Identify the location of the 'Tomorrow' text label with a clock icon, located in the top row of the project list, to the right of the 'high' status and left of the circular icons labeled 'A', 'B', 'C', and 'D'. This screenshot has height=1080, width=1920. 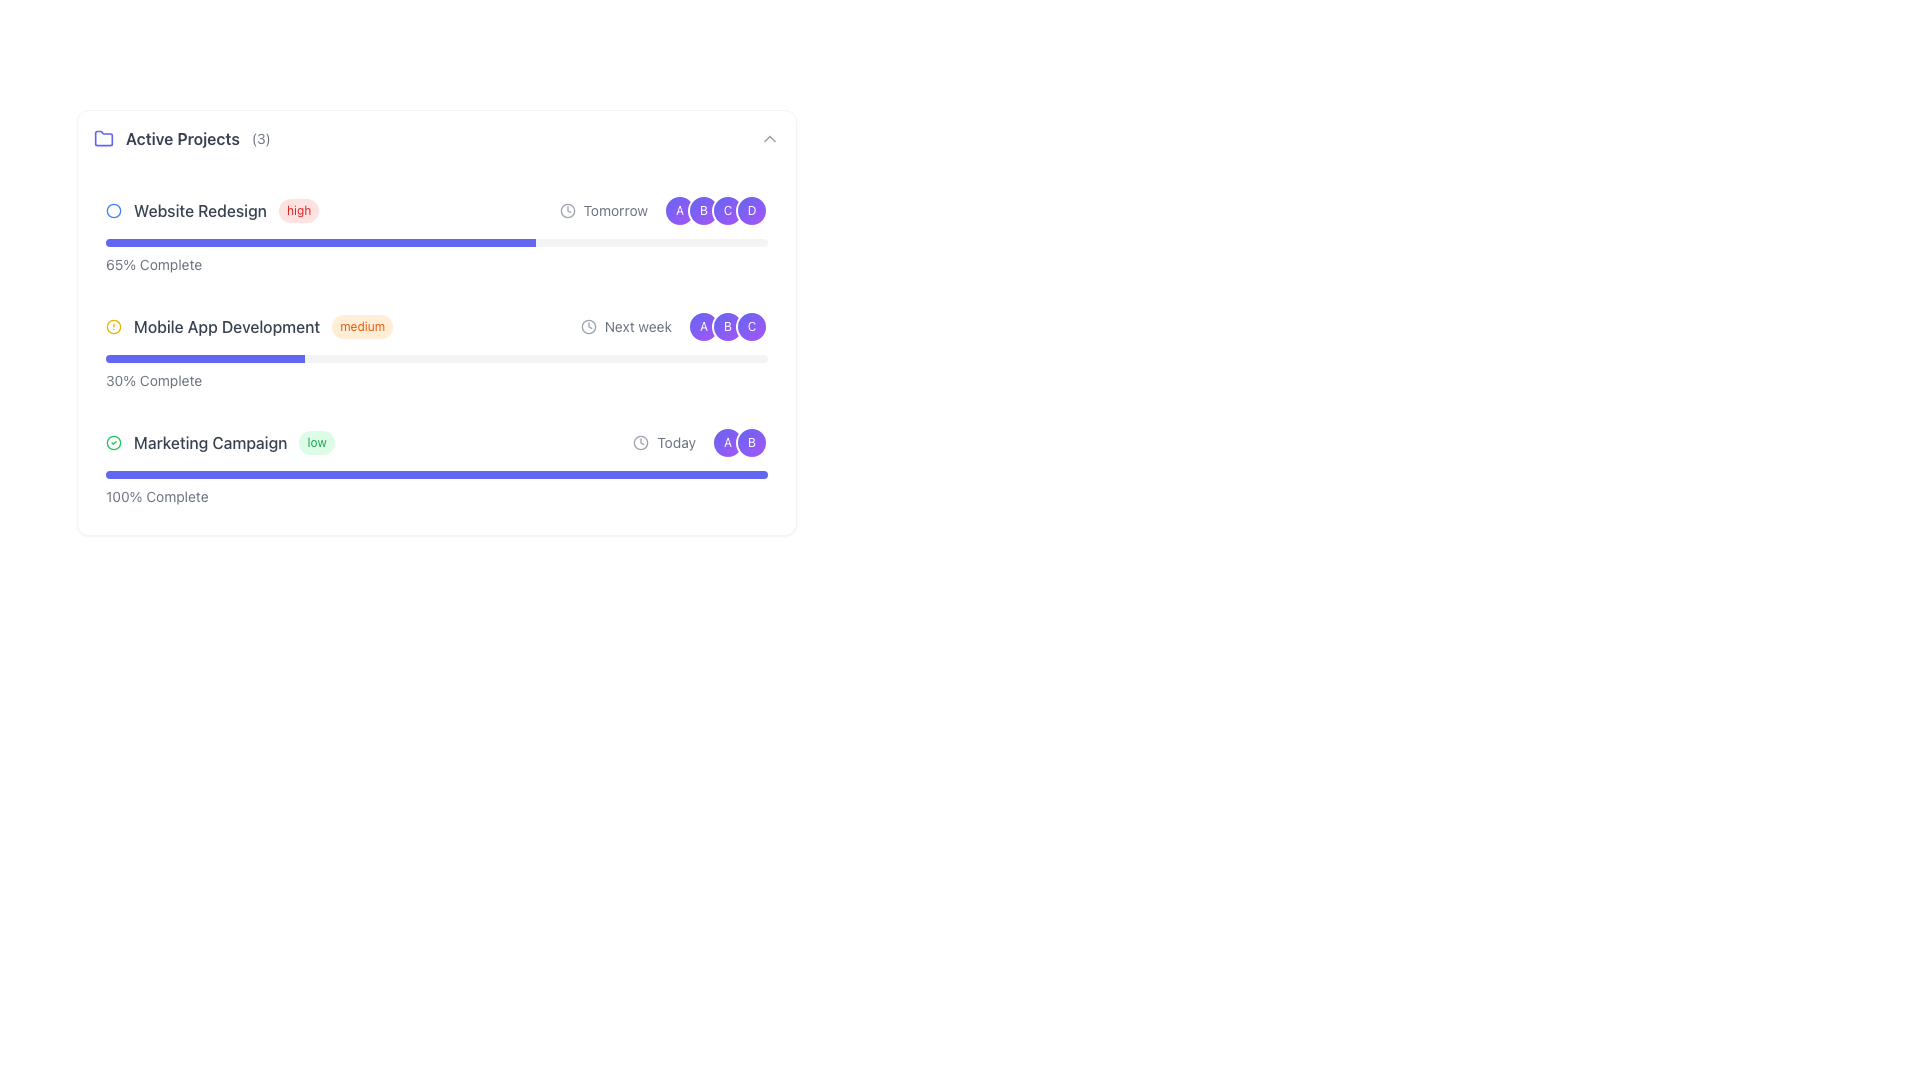
(602, 211).